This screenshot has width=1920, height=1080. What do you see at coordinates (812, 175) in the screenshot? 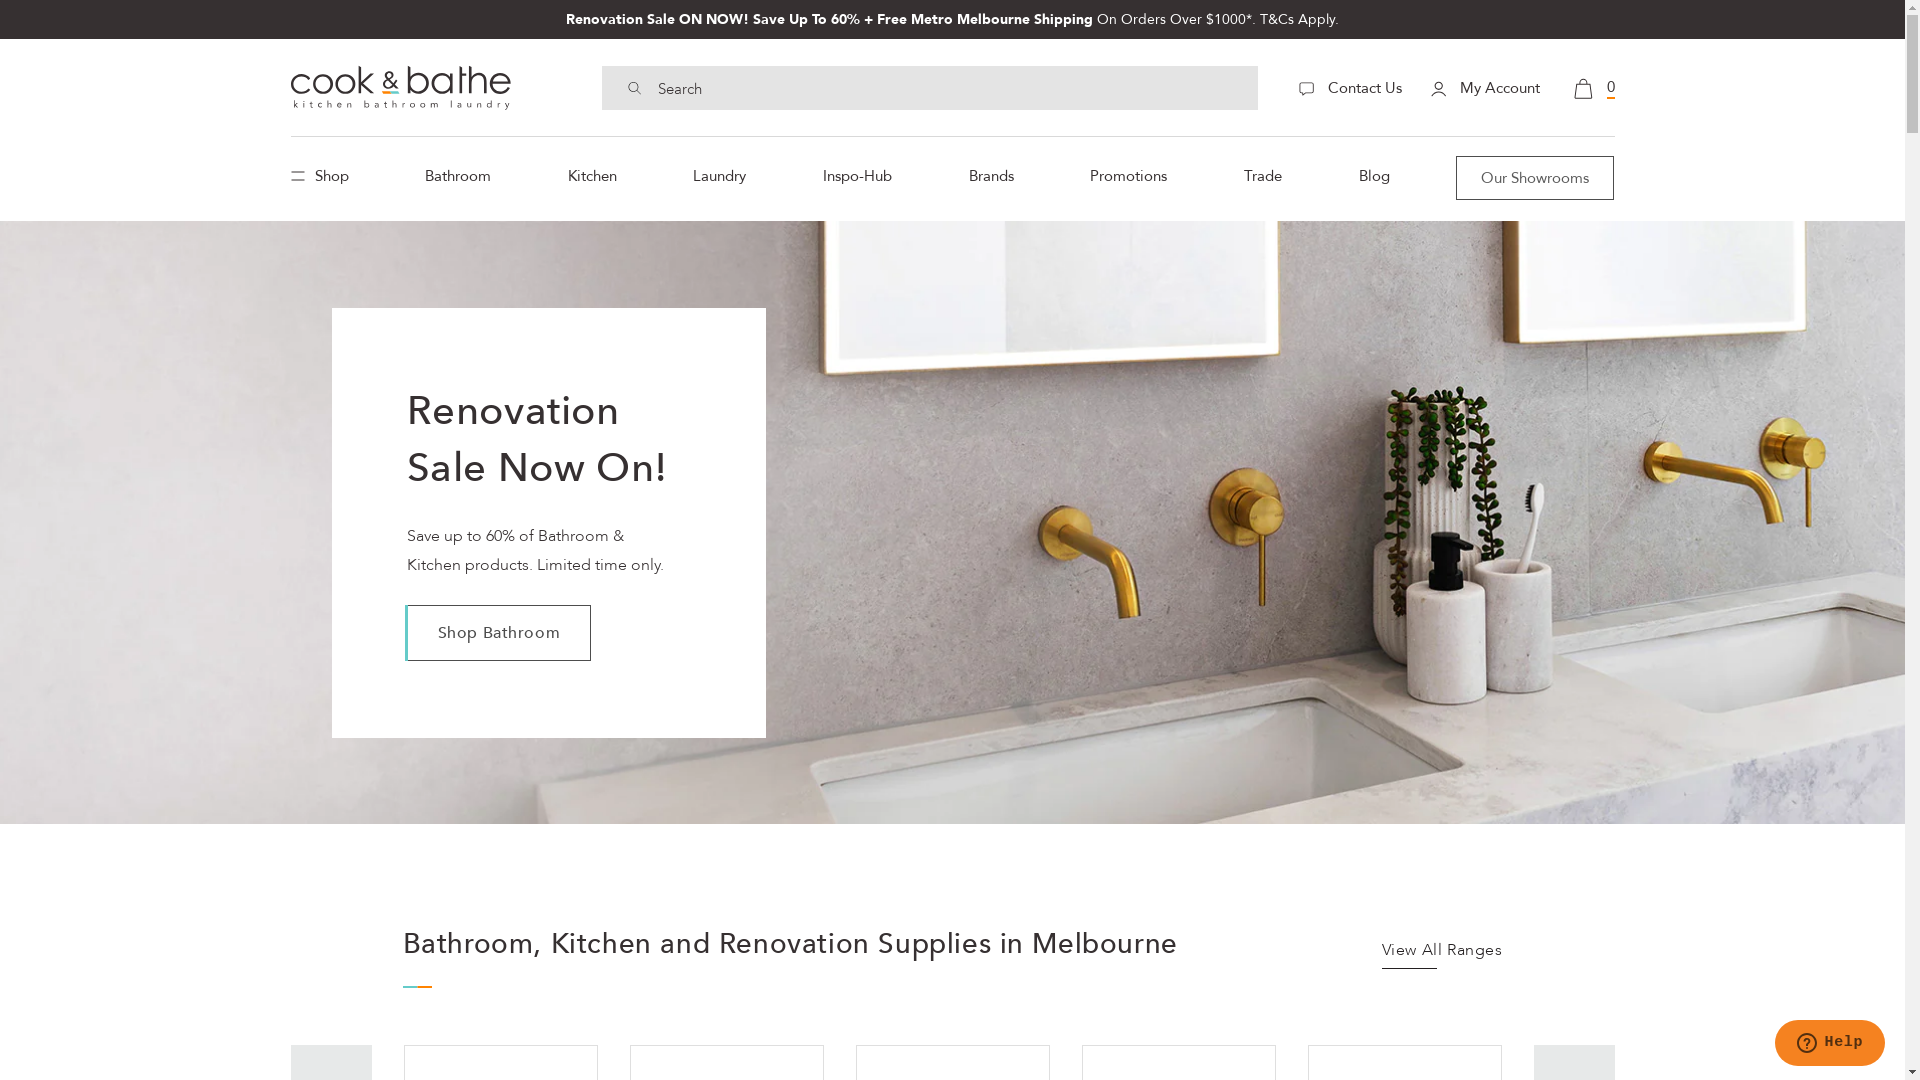
I see `'Inspo-Hub'` at bounding box center [812, 175].